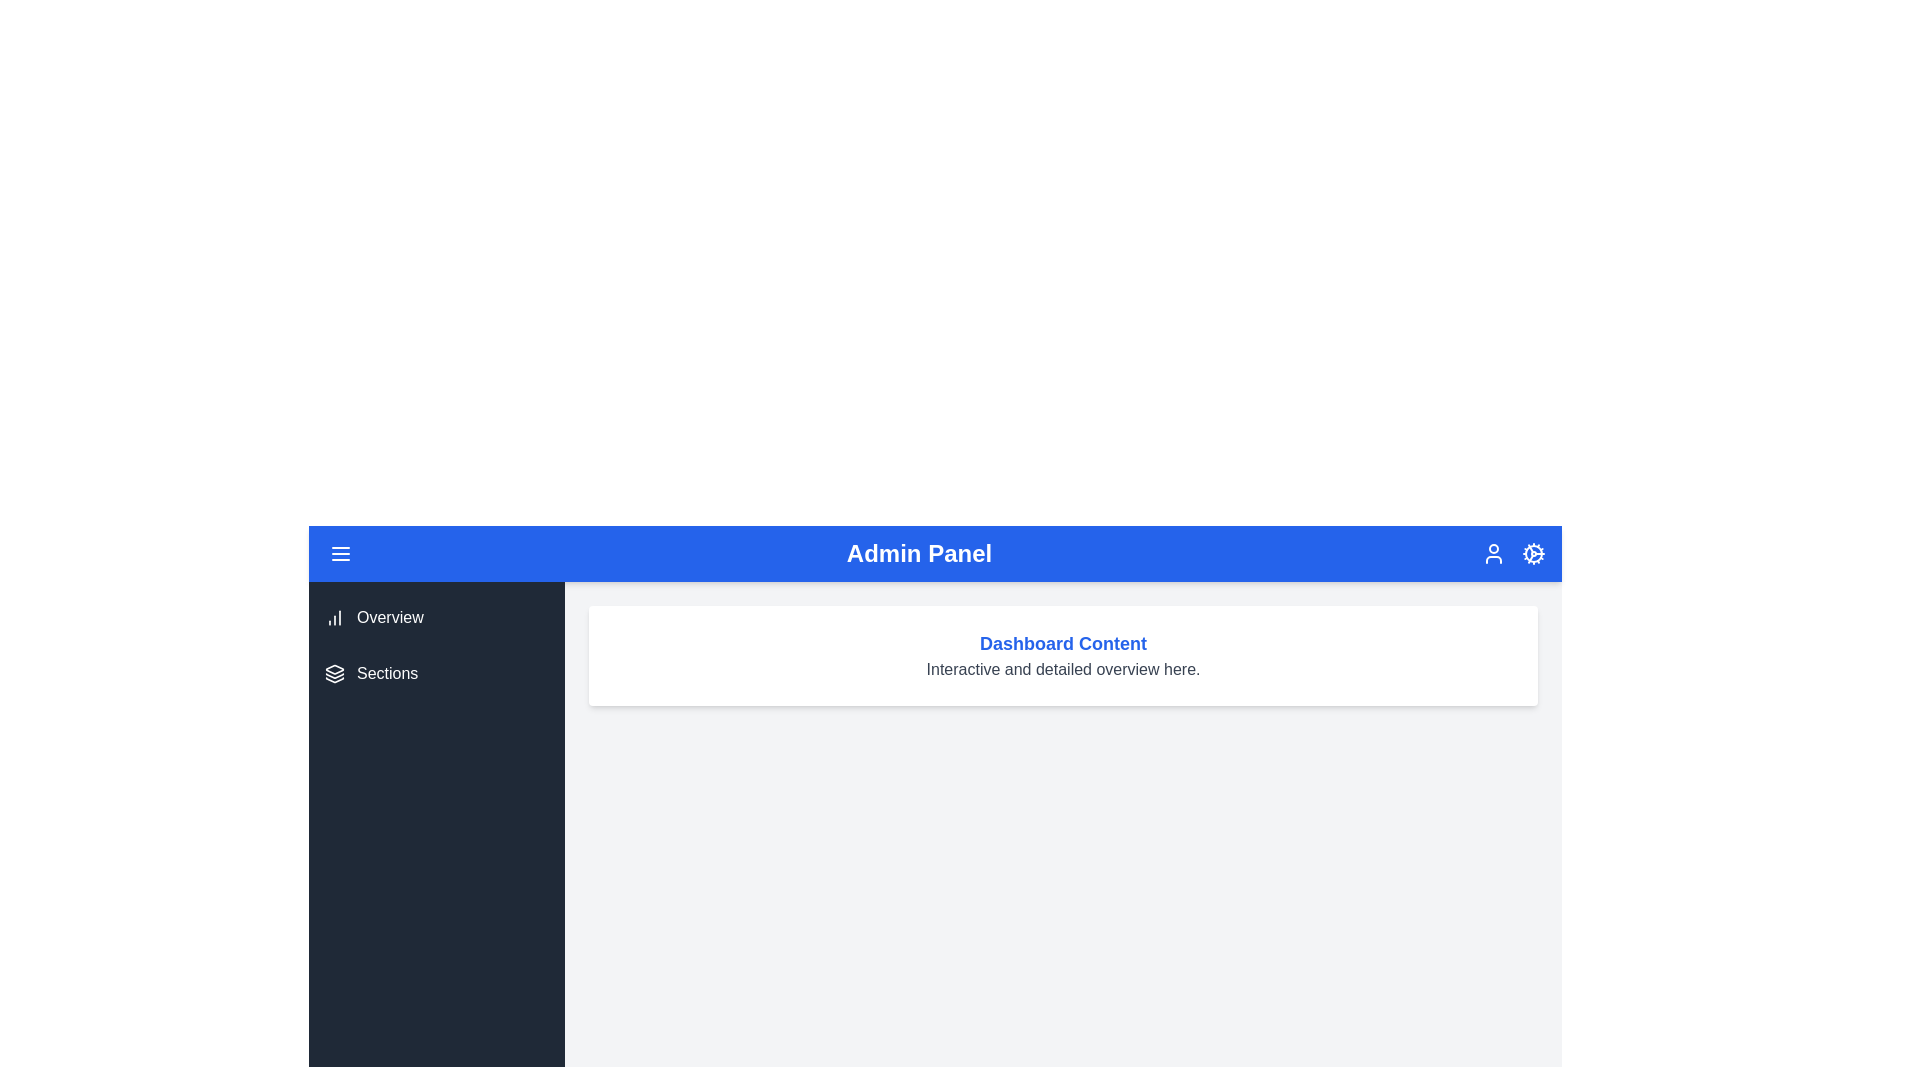 This screenshot has height=1080, width=1920. Describe the element at coordinates (435, 674) in the screenshot. I see `the 'Sections' link in the sidebar` at that location.